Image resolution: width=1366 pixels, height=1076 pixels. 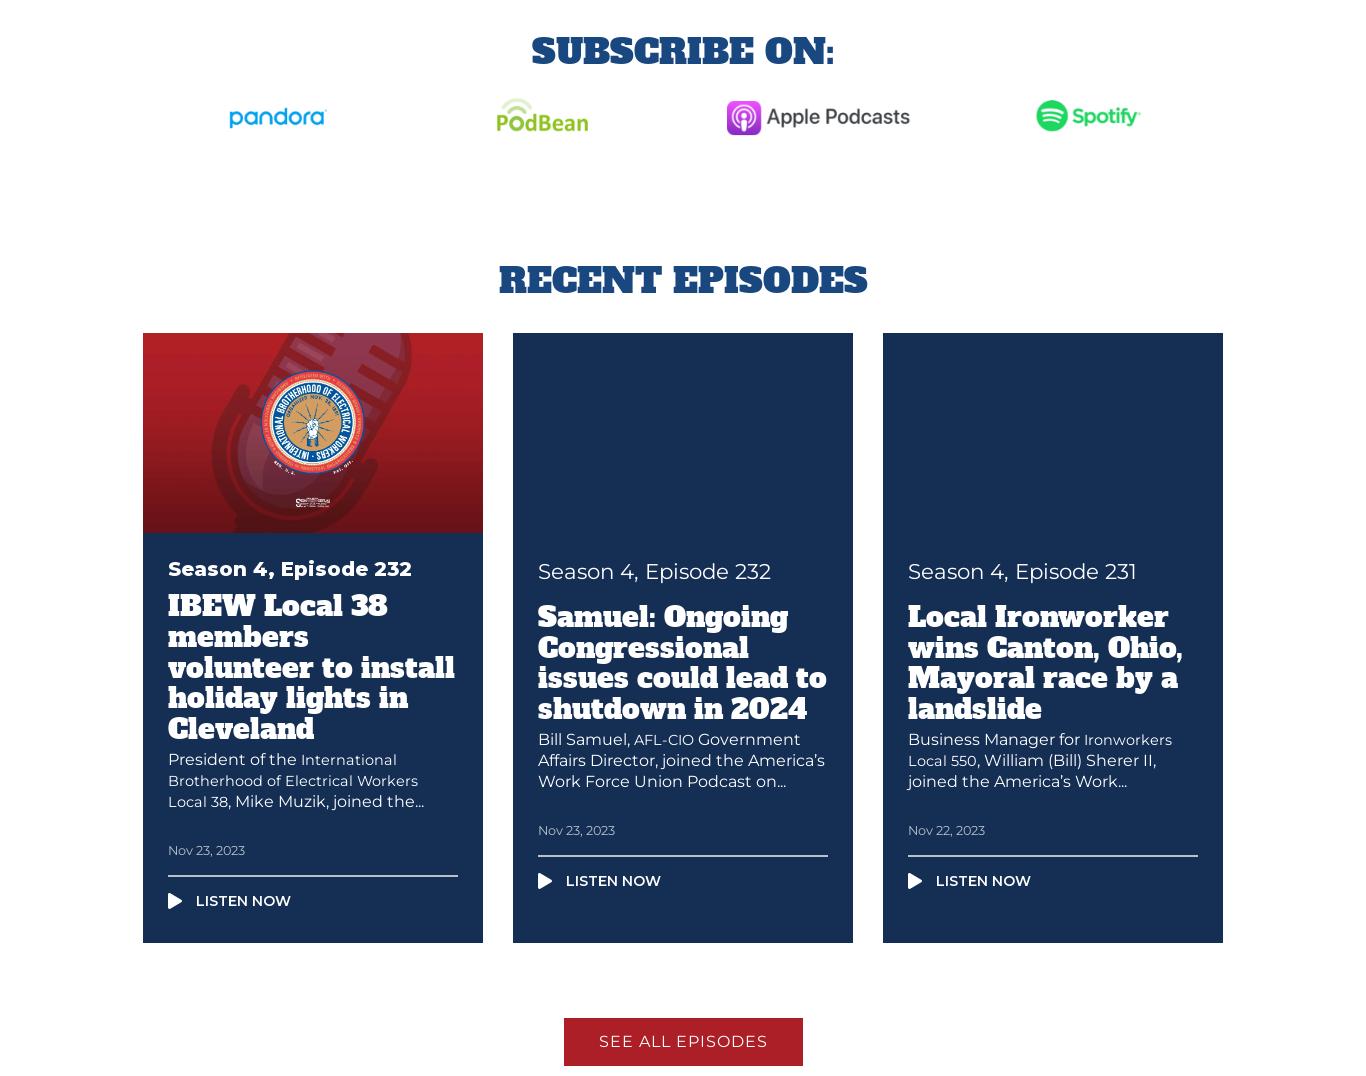 I want to click on 'Ironworkers Local 550', so click(x=1038, y=748).